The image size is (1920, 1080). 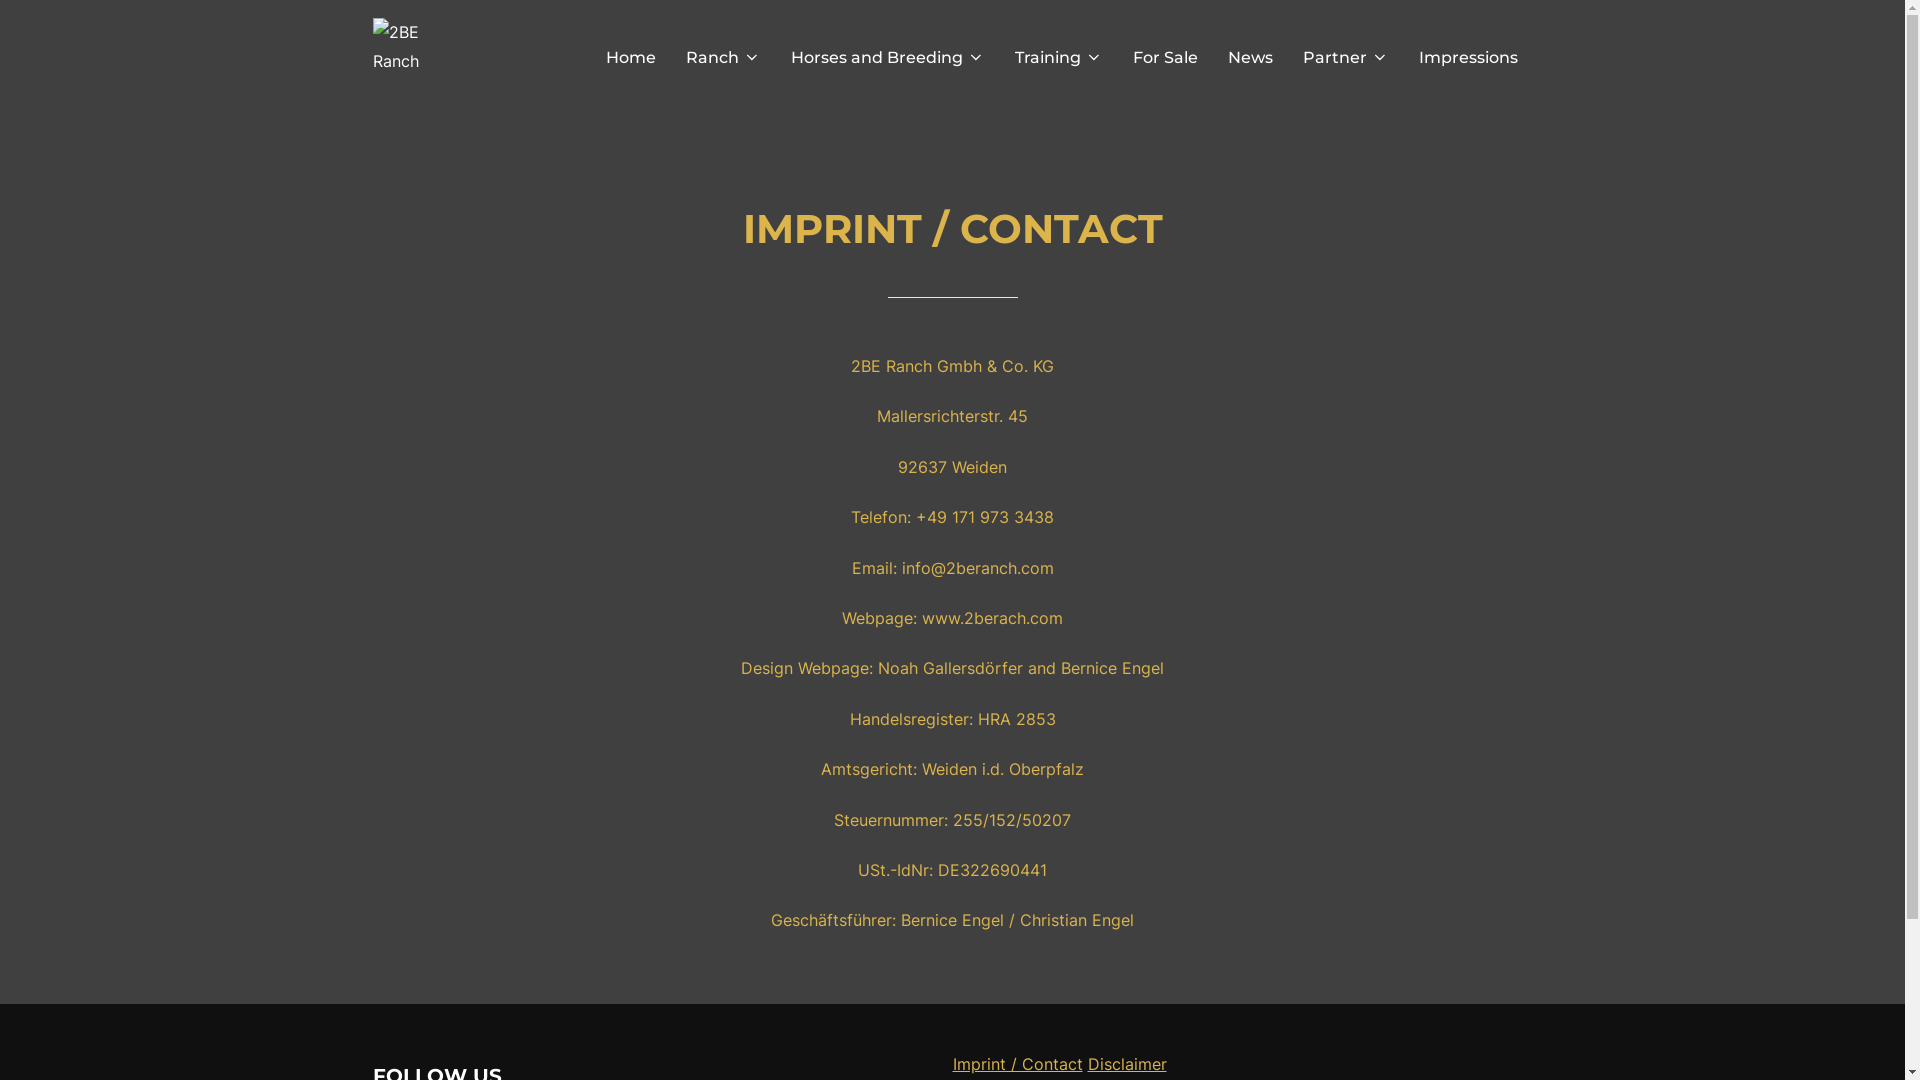 What do you see at coordinates (1467, 56) in the screenshot?
I see `'Impressions'` at bounding box center [1467, 56].